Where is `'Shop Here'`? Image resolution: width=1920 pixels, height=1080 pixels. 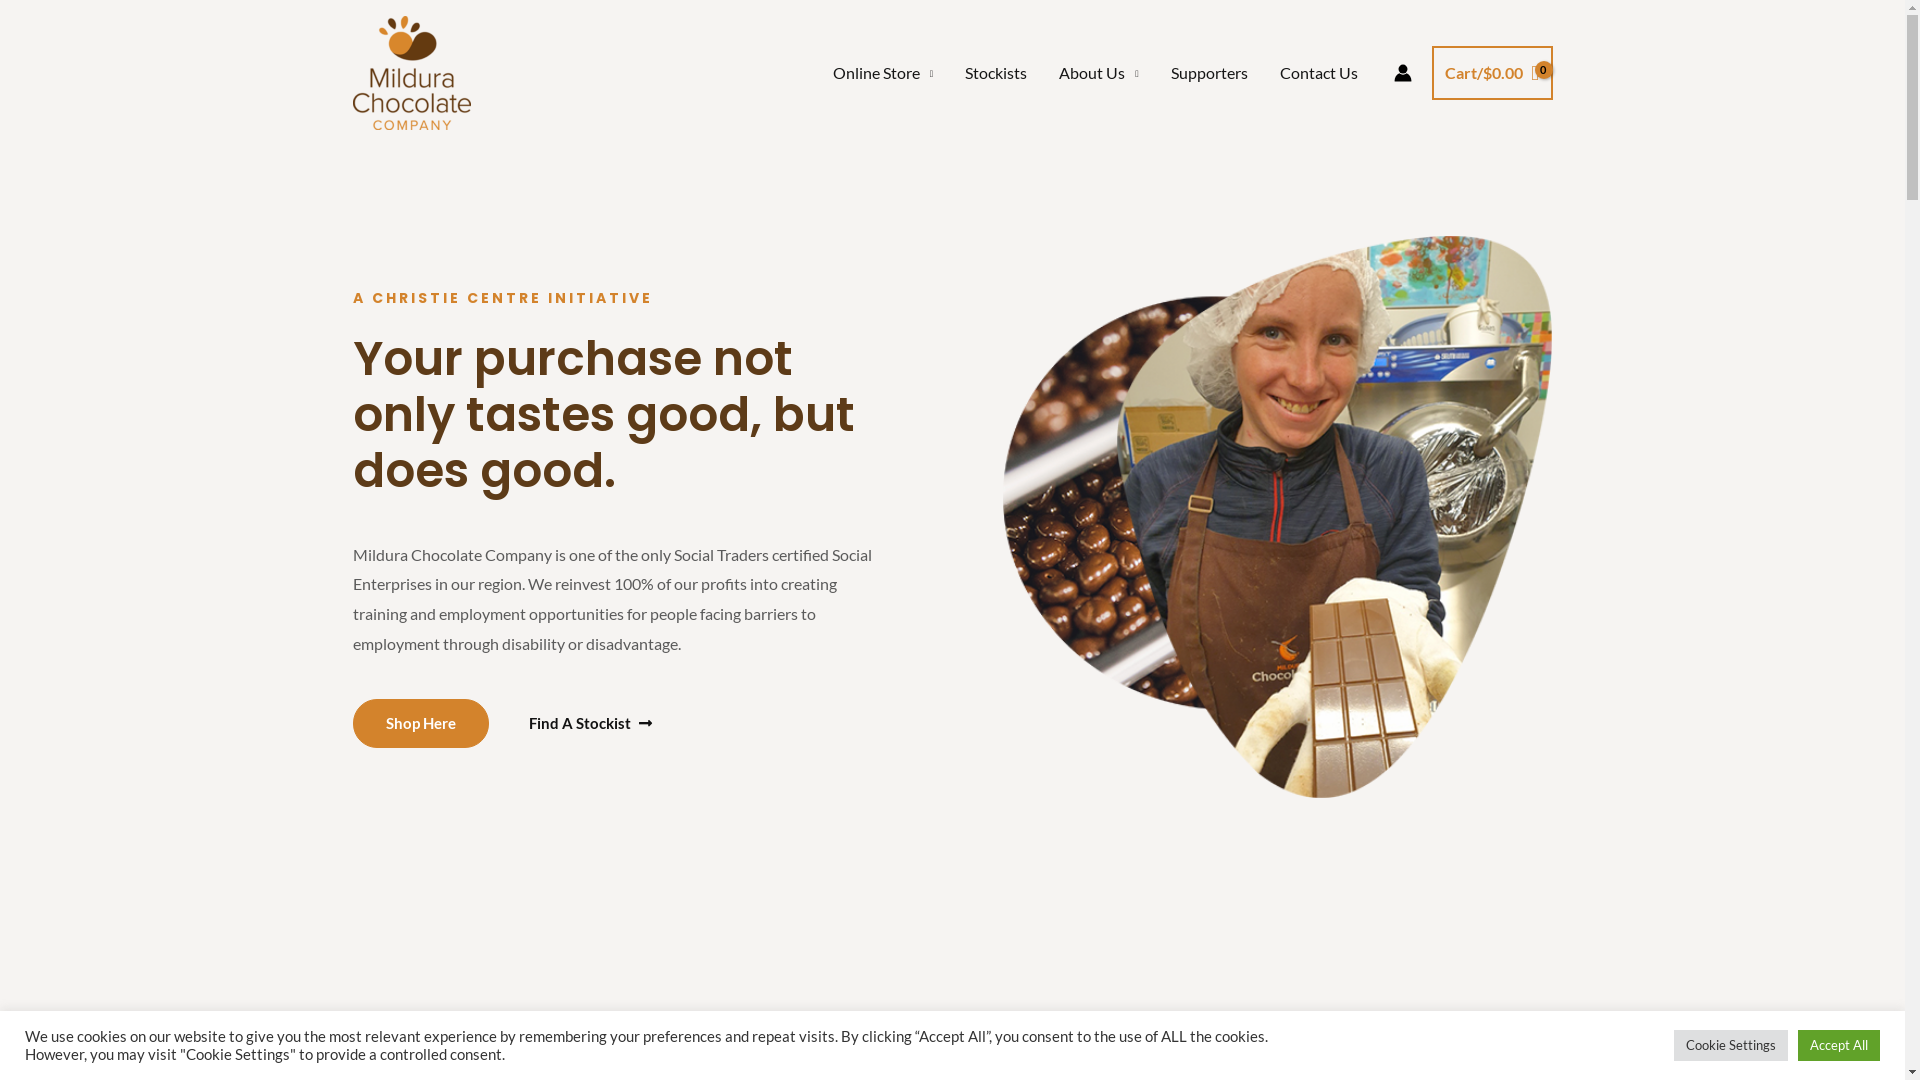
'Shop Here' is located at coordinates (419, 722).